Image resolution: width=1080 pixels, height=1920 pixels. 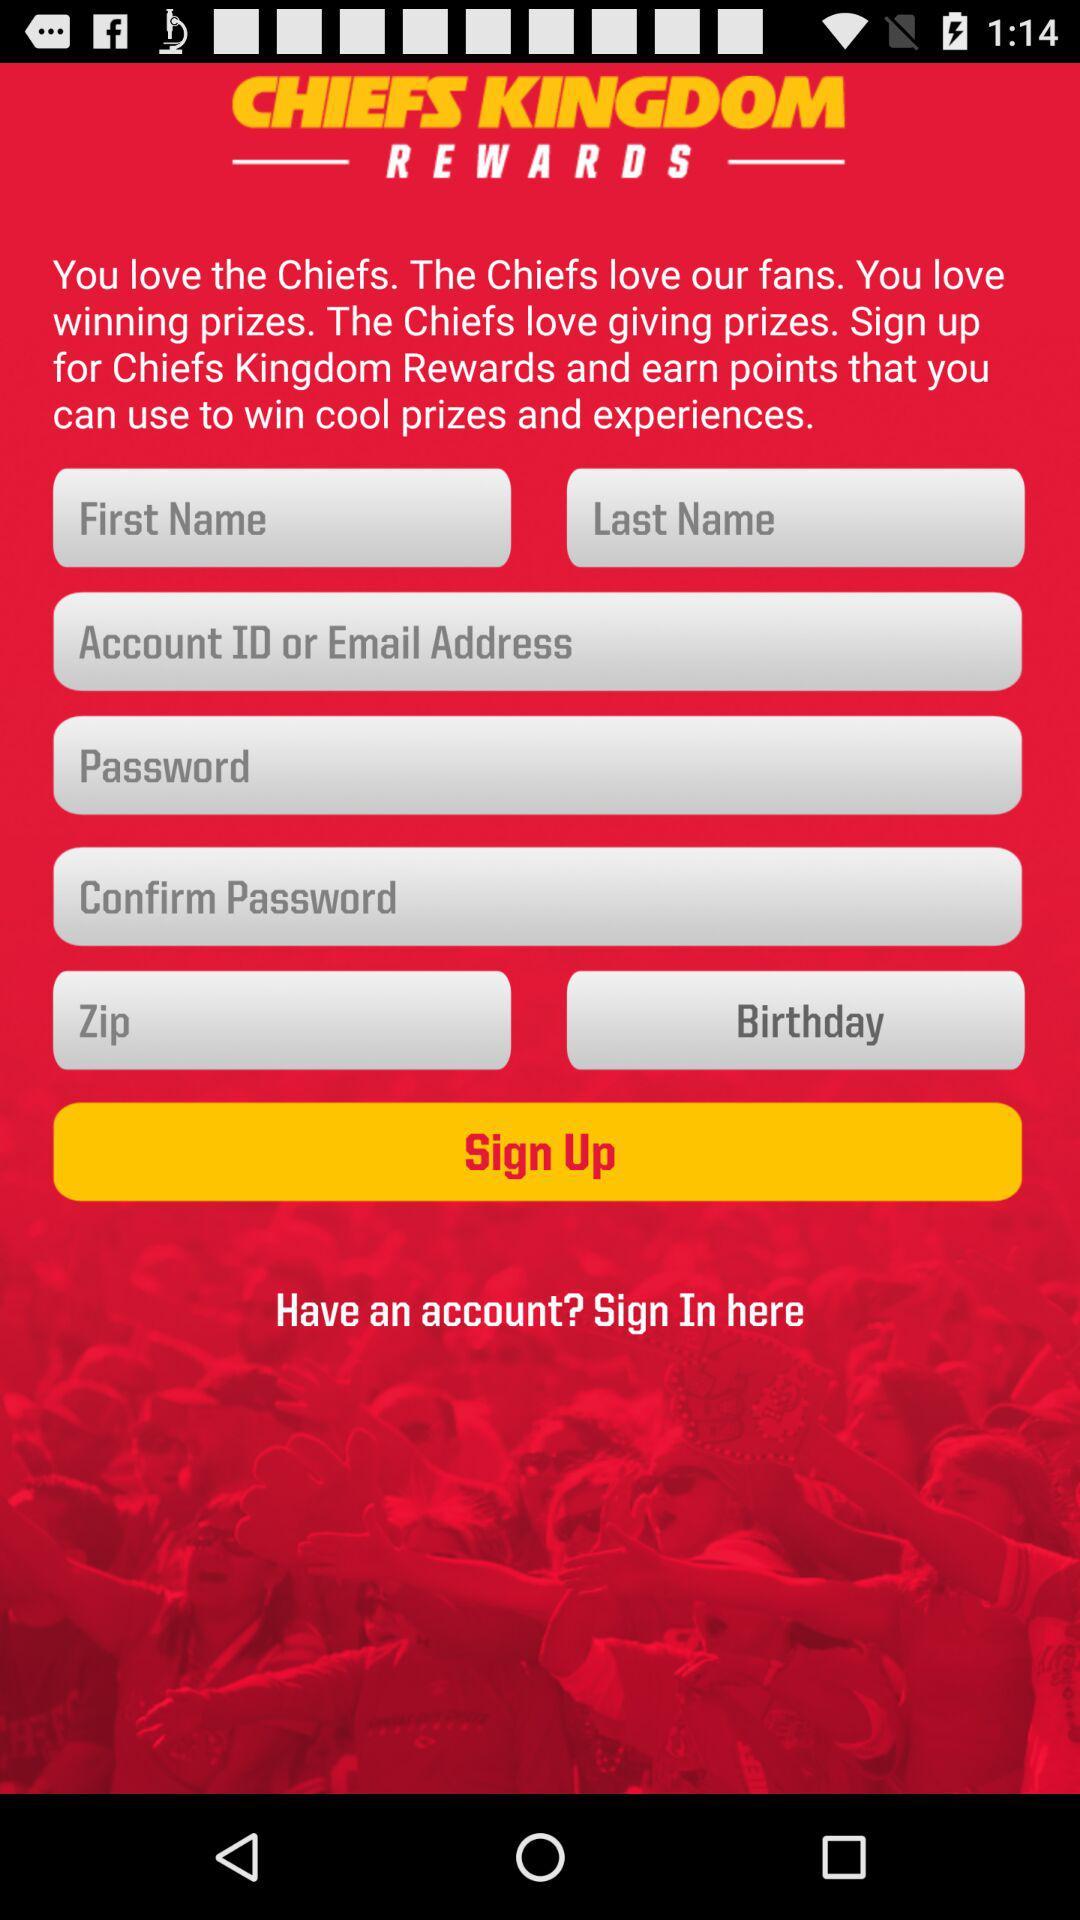 I want to click on type last name, so click(x=795, y=518).